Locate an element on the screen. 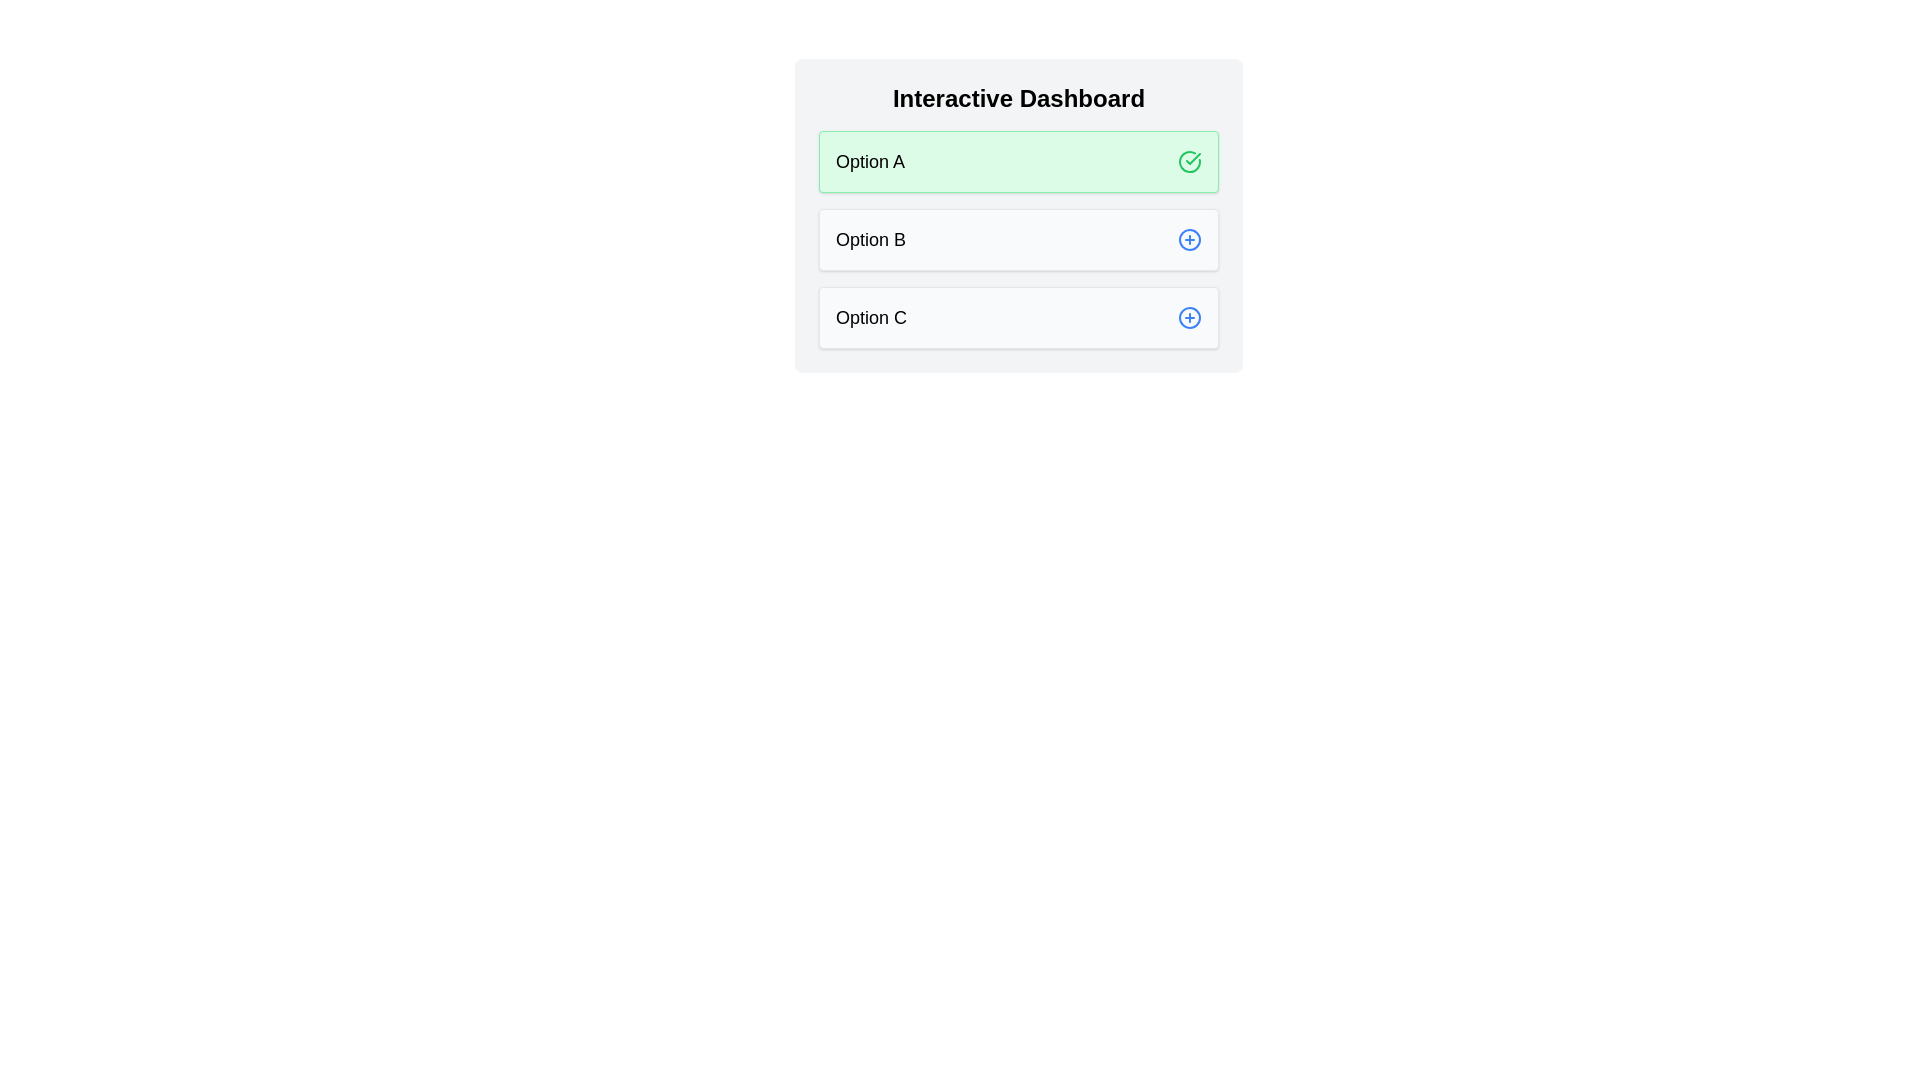 The image size is (1920, 1080). the icon of chip Option A is located at coordinates (1190, 161).